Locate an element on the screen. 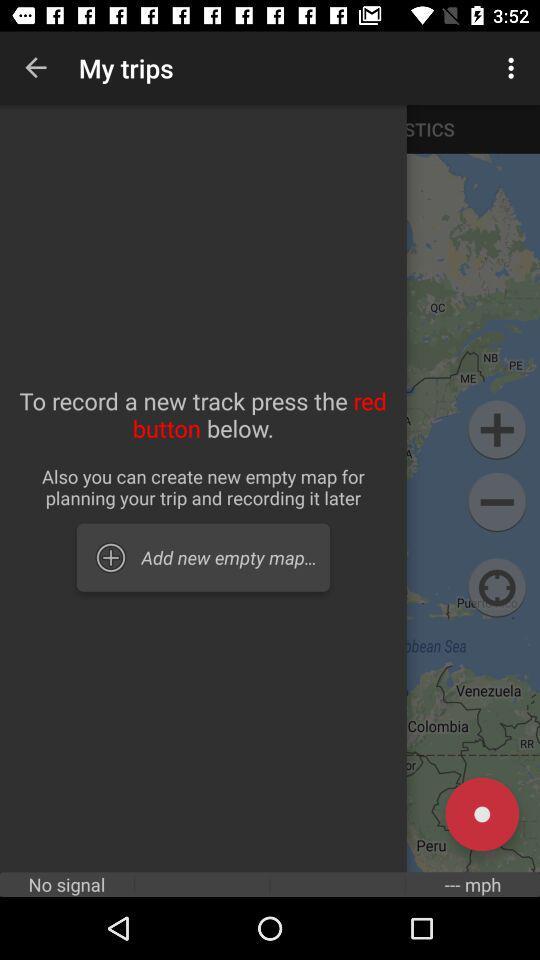 Image resolution: width=540 pixels, height=960 pixels. red colour circle is located at coordinates (481, 814).